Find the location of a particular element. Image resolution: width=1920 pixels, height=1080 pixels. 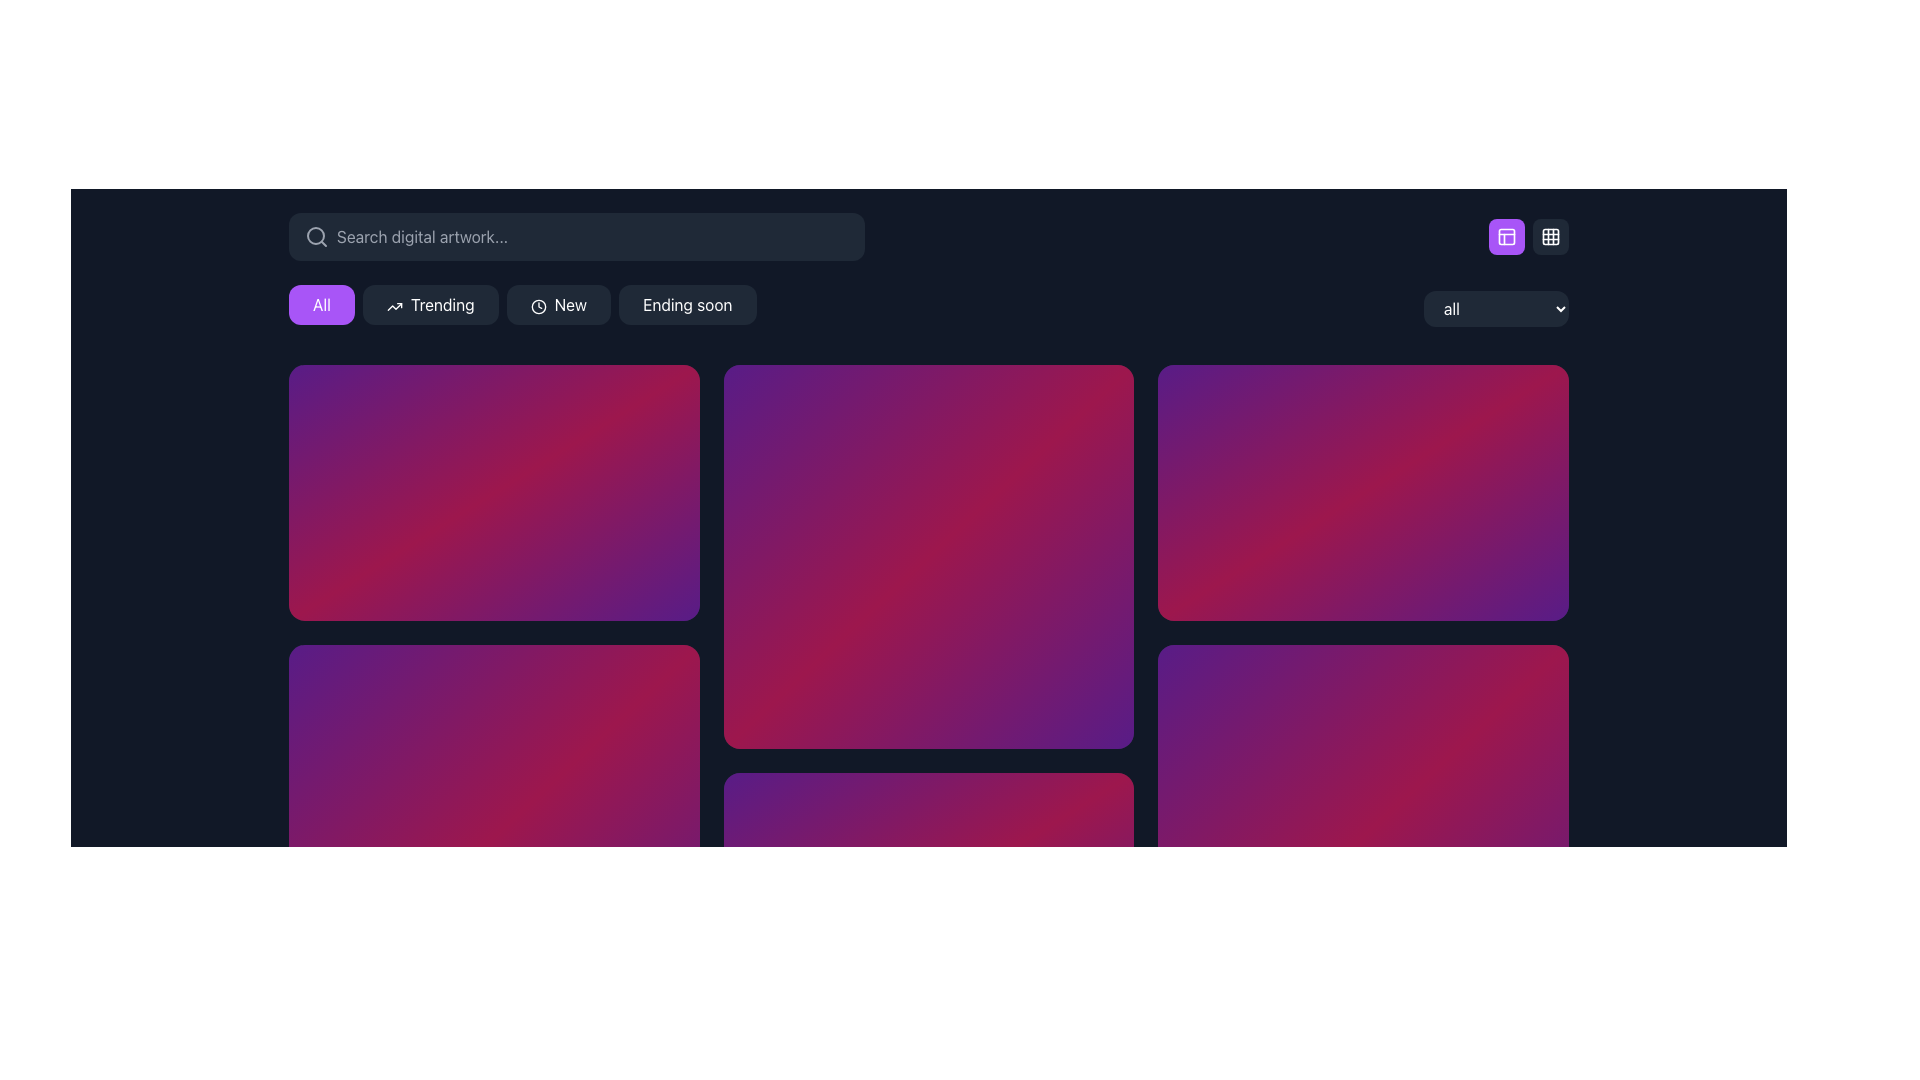

the small circular shape within the SVG component located in the top-right region of the application interface is located at coordinates (1098, 398).